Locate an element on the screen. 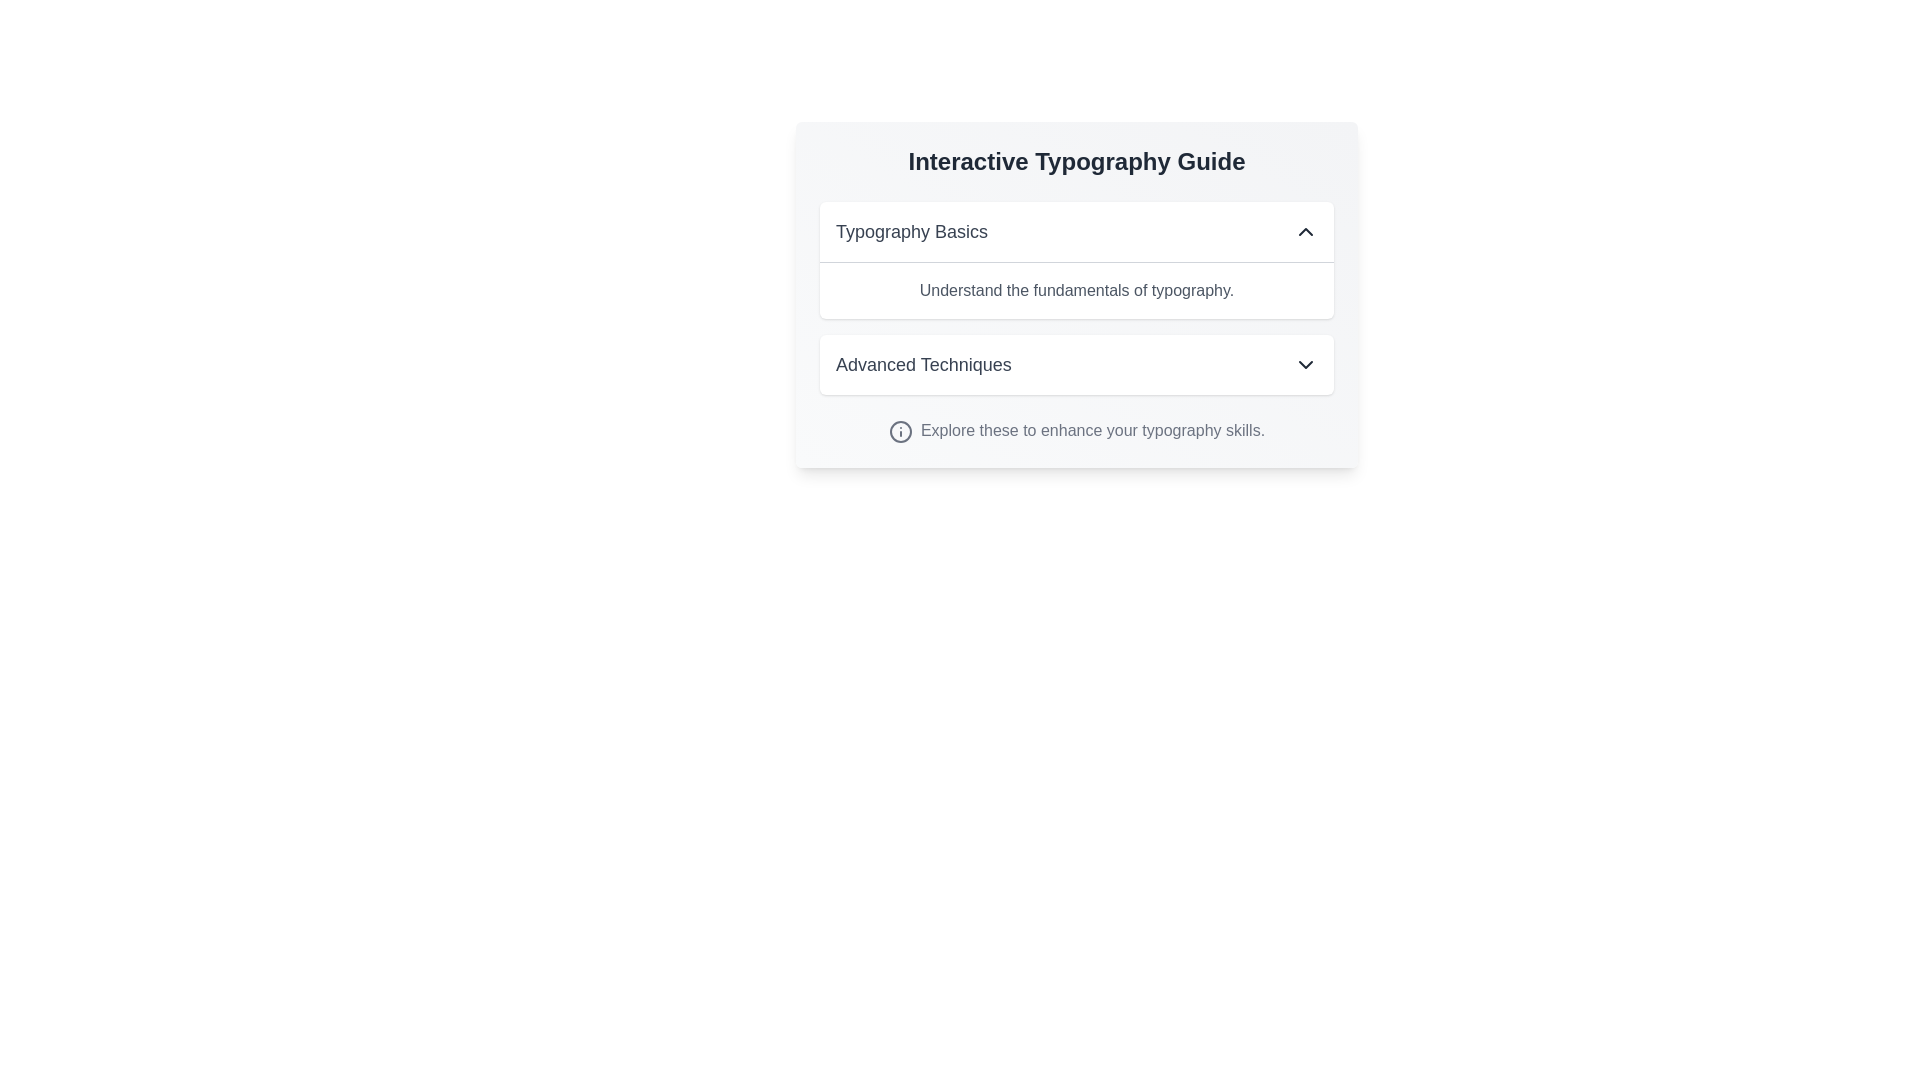  the text description that reads 'Explore these to enhance your typography skills.' which is styled with a centered alignment and light gray font, located at the bottom of the interface within a white card is located at coordinates (1075, 430).